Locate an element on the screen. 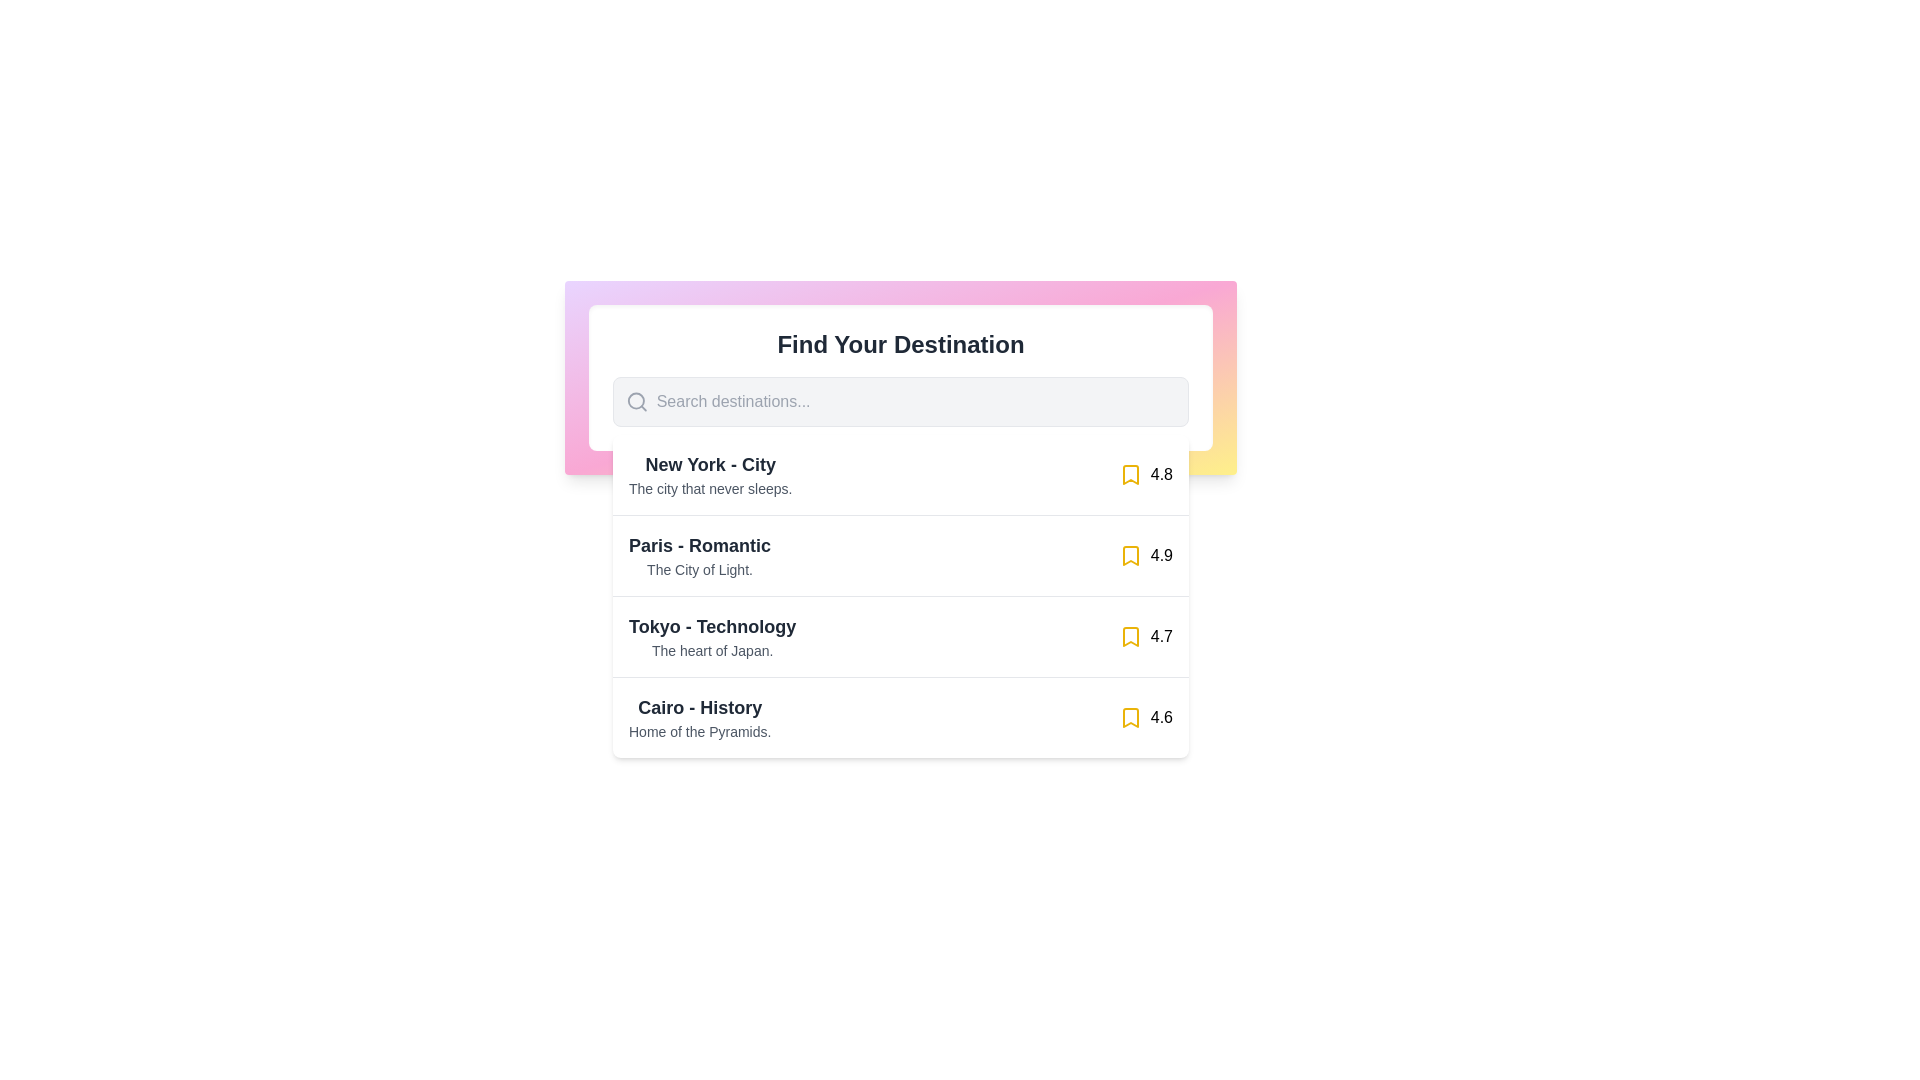  the text label displaying the phrase 'The heart of Japan.' located beneath the title 'Tokyo - Technology' in the list of destinations is located at coordinates (712, 651).